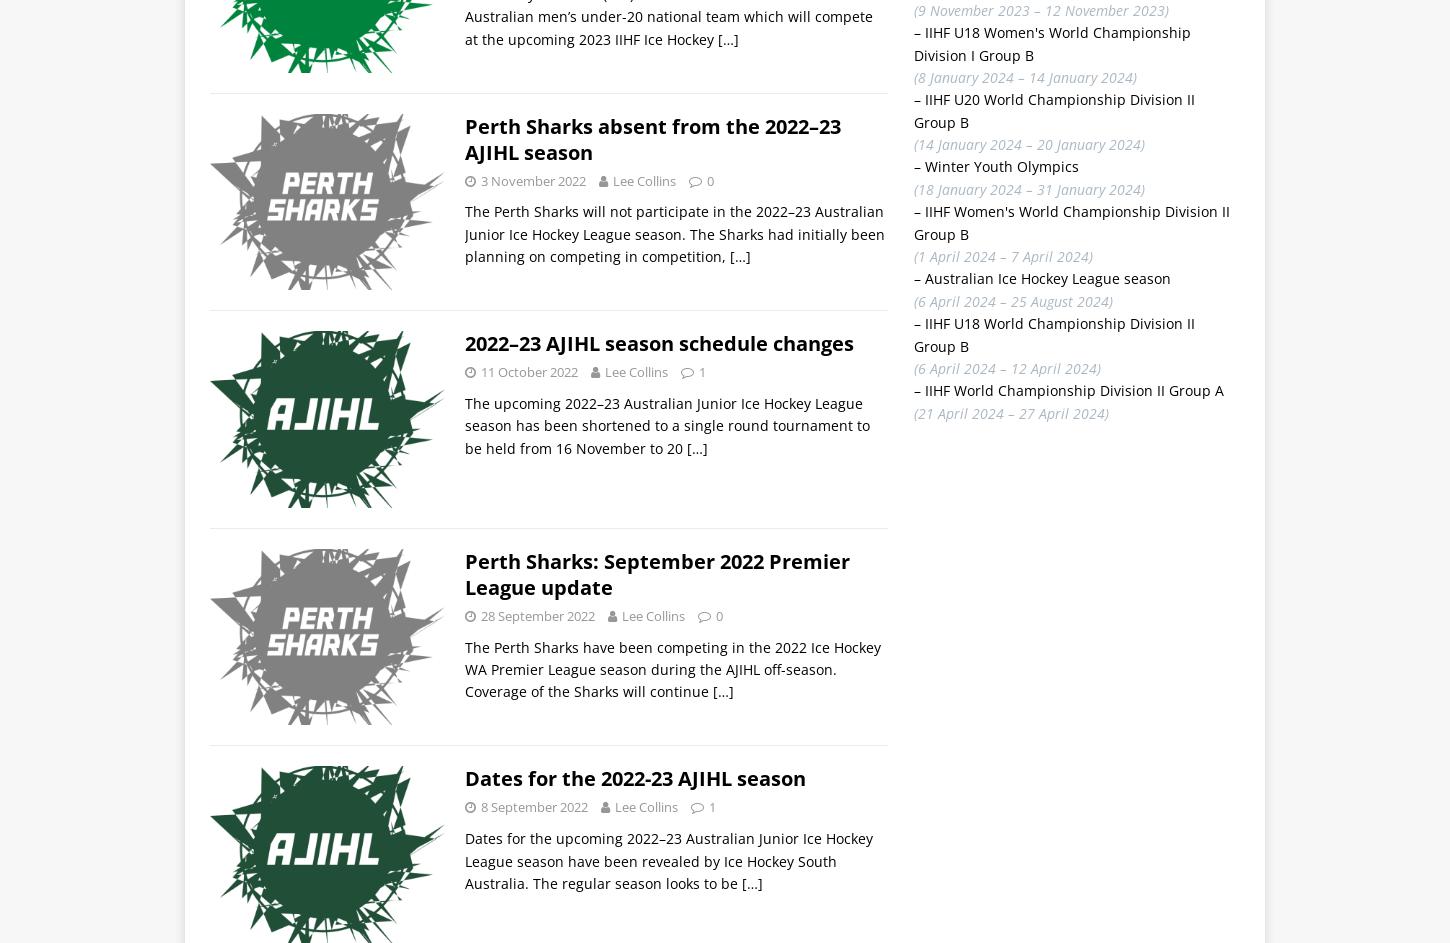 The width and height of the screenshot is (1450, 943). What do you see at coordinates (912, 222) in the screenshot?
I see `'IIHF Women's World Championship Division II Group B'` at bounding box center [912, 222].